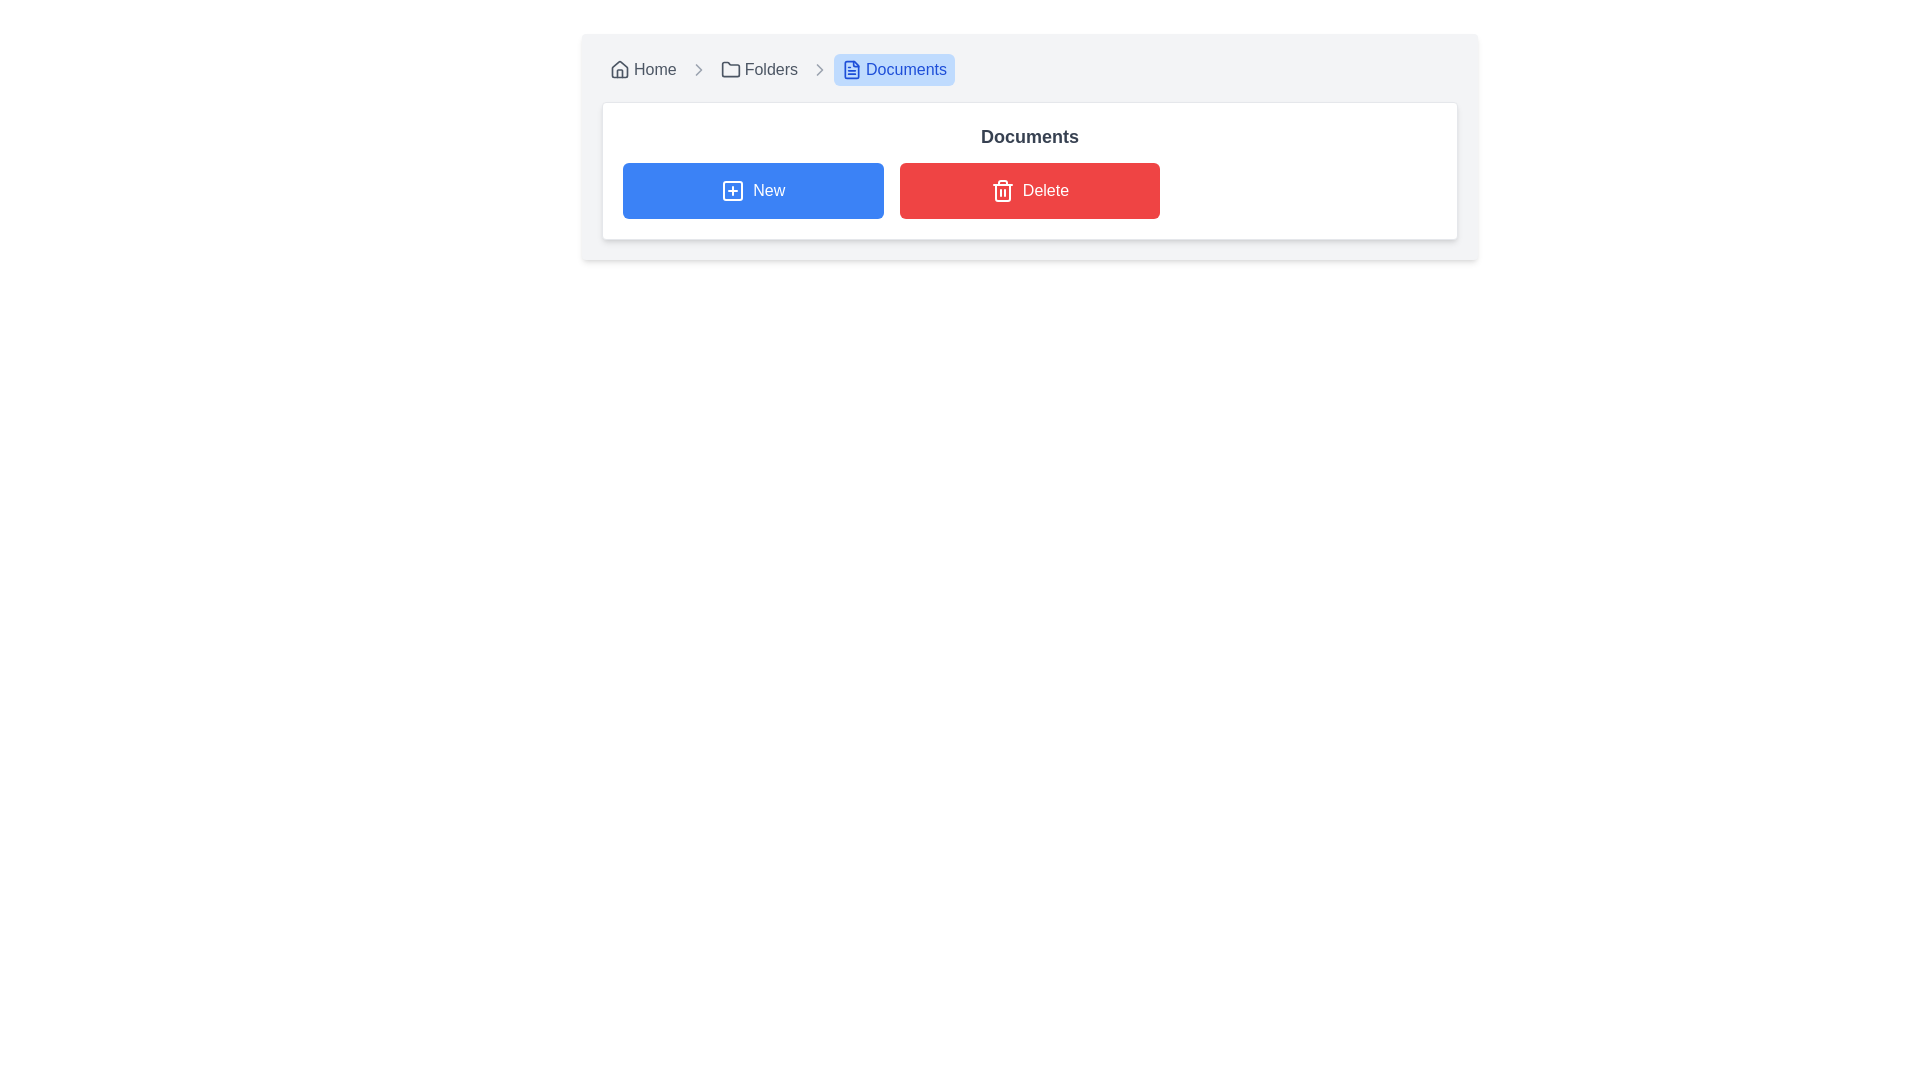 The height and width of the screenshot is (1080, 1920). I want to click on the 'New' button icon located on the left side of the two-button group in the upper left area of the 'Documents' content card, so click(732, 191).